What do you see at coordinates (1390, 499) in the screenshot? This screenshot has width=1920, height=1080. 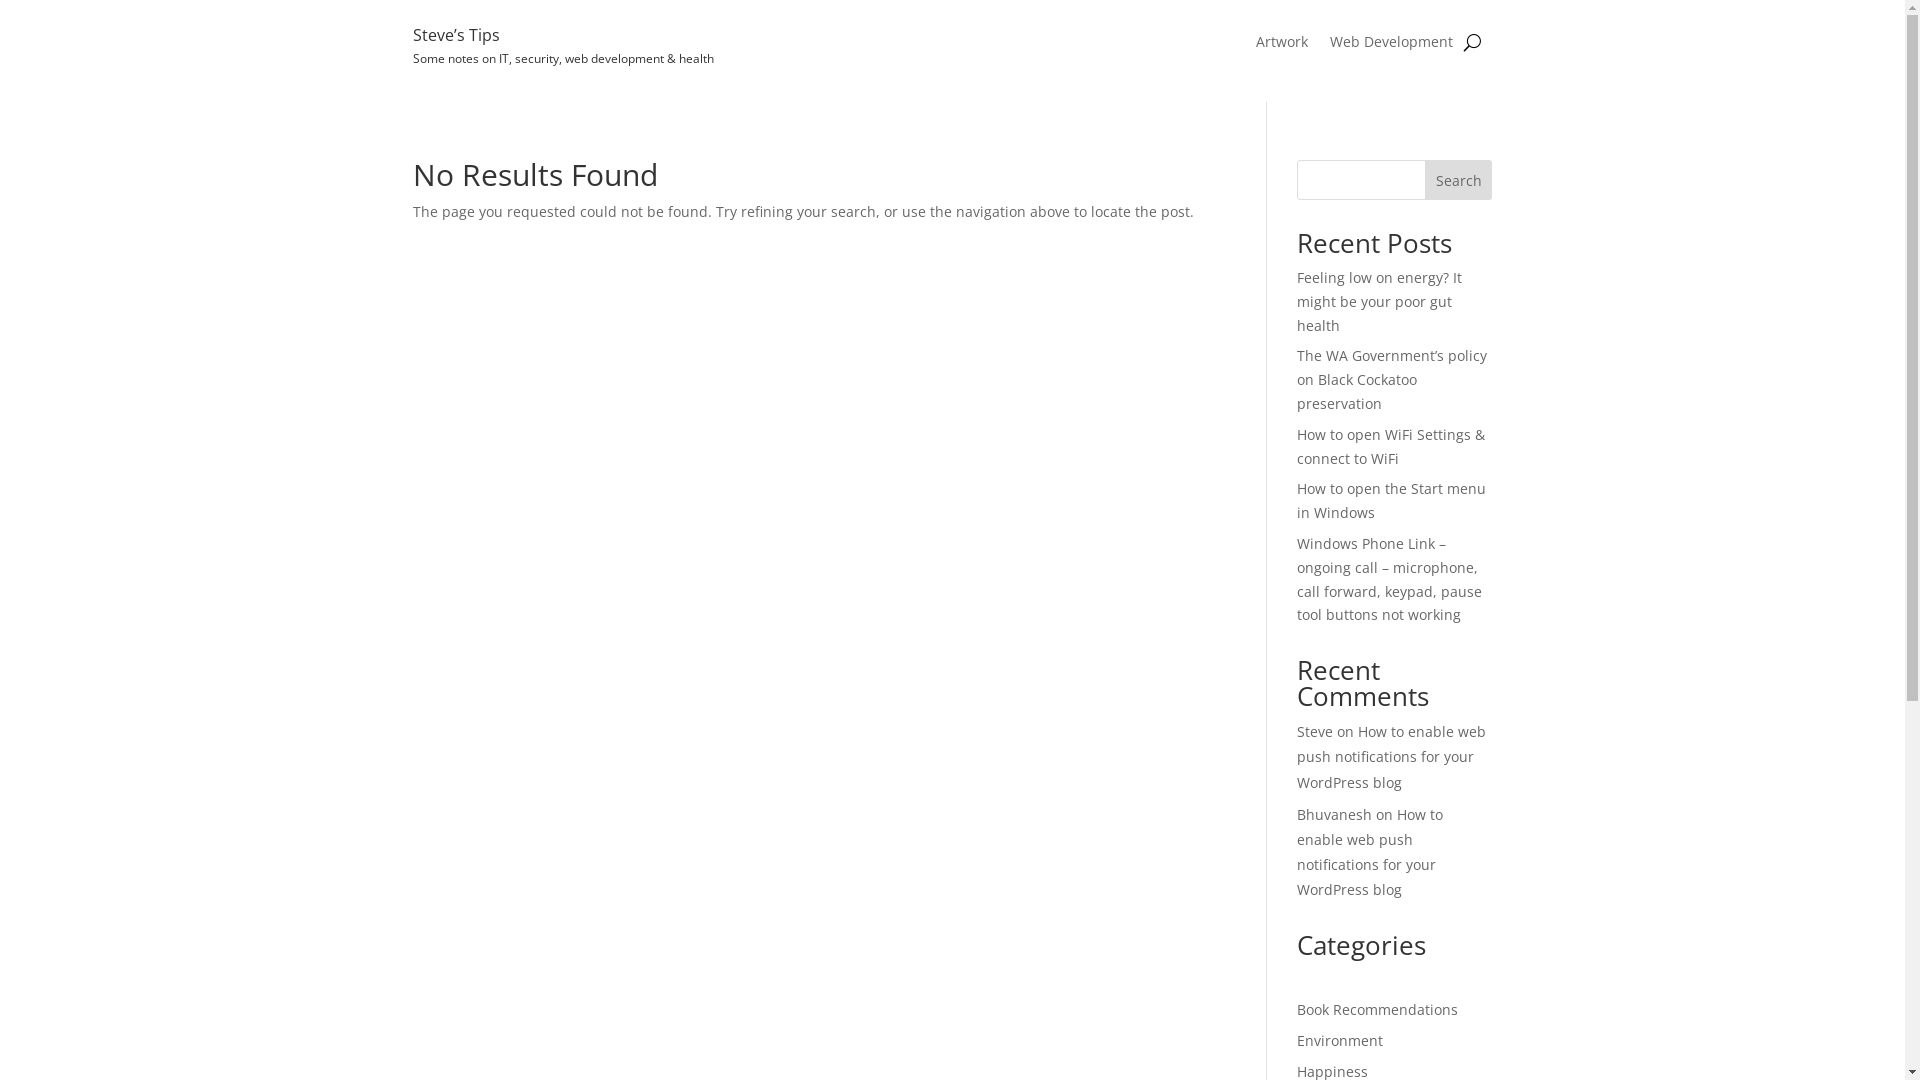 I see `'How to open the Start menu in Windows'` at bounding box center [1390, 499].